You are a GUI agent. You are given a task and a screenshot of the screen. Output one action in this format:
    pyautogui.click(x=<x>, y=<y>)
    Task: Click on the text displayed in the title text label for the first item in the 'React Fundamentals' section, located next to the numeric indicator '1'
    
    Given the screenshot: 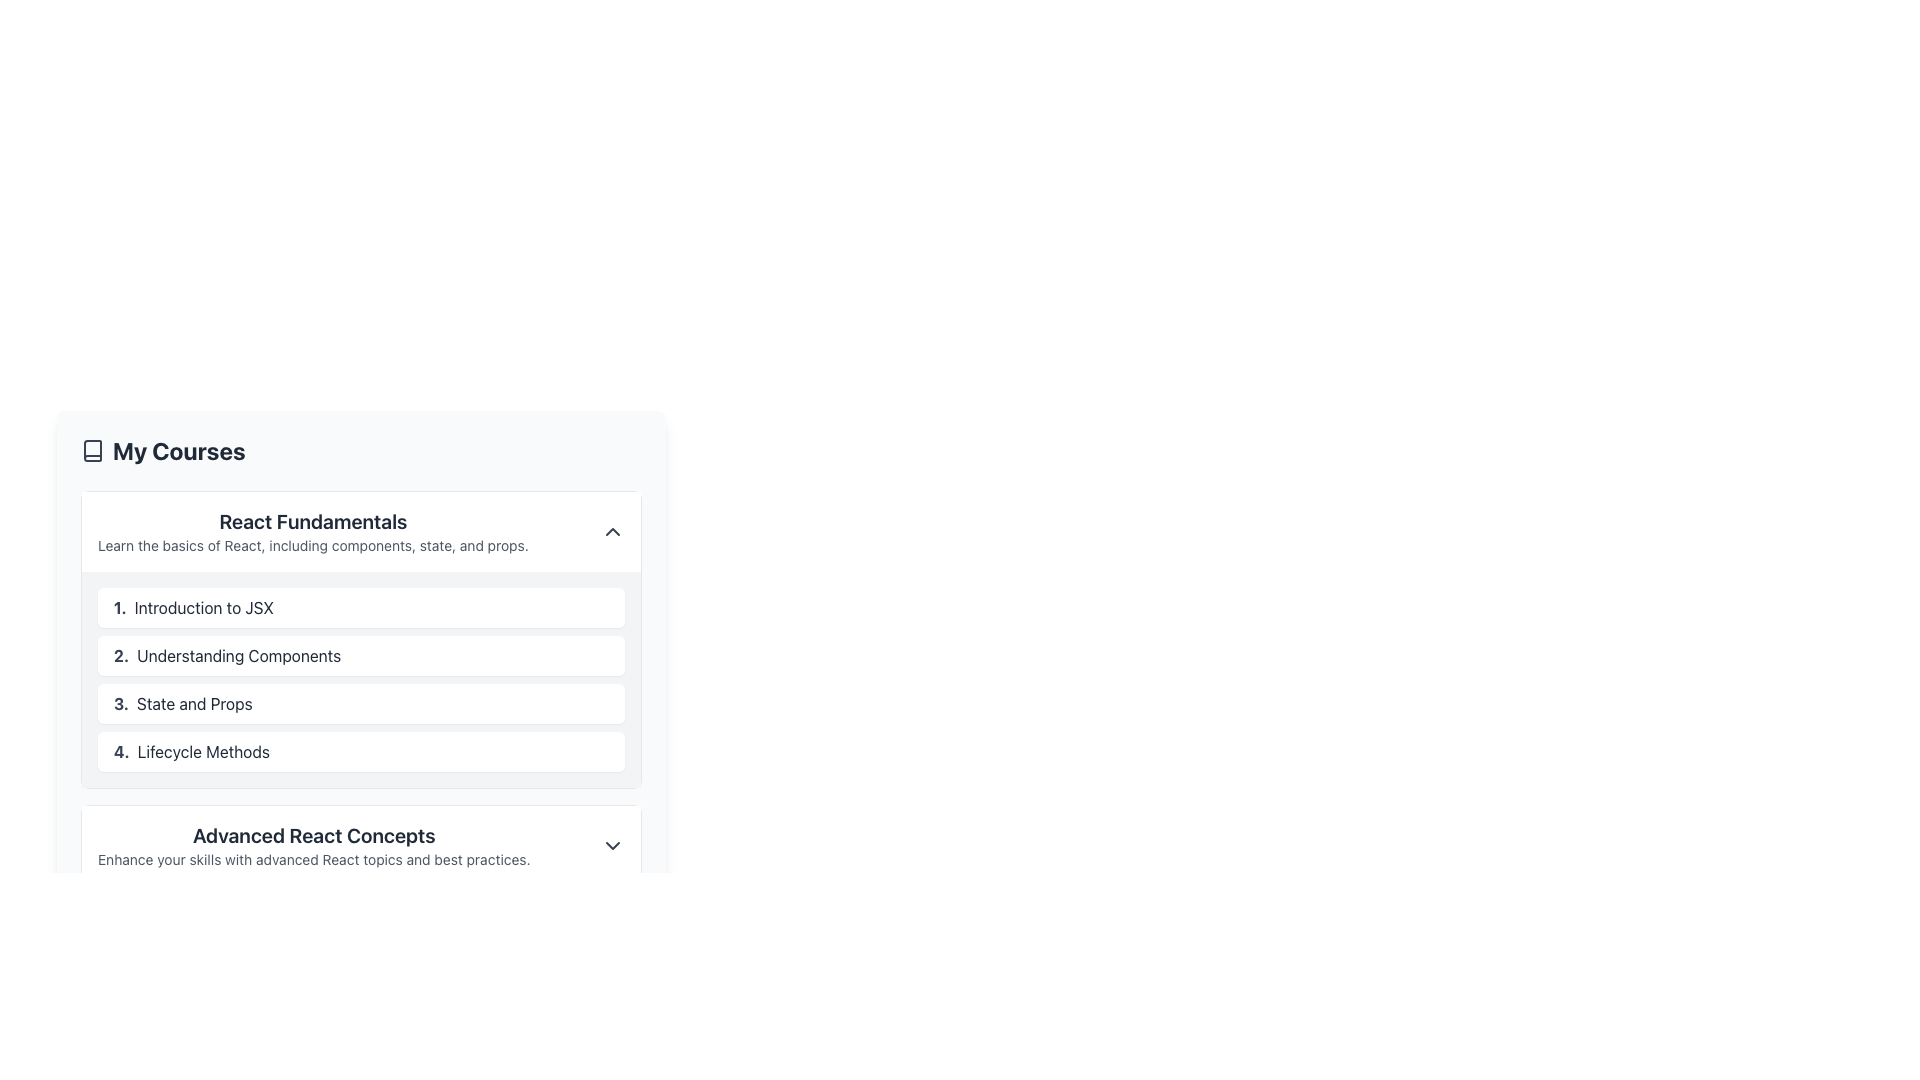 What is the action you would take?
    pyautogui.click(x=204, y=607)
    